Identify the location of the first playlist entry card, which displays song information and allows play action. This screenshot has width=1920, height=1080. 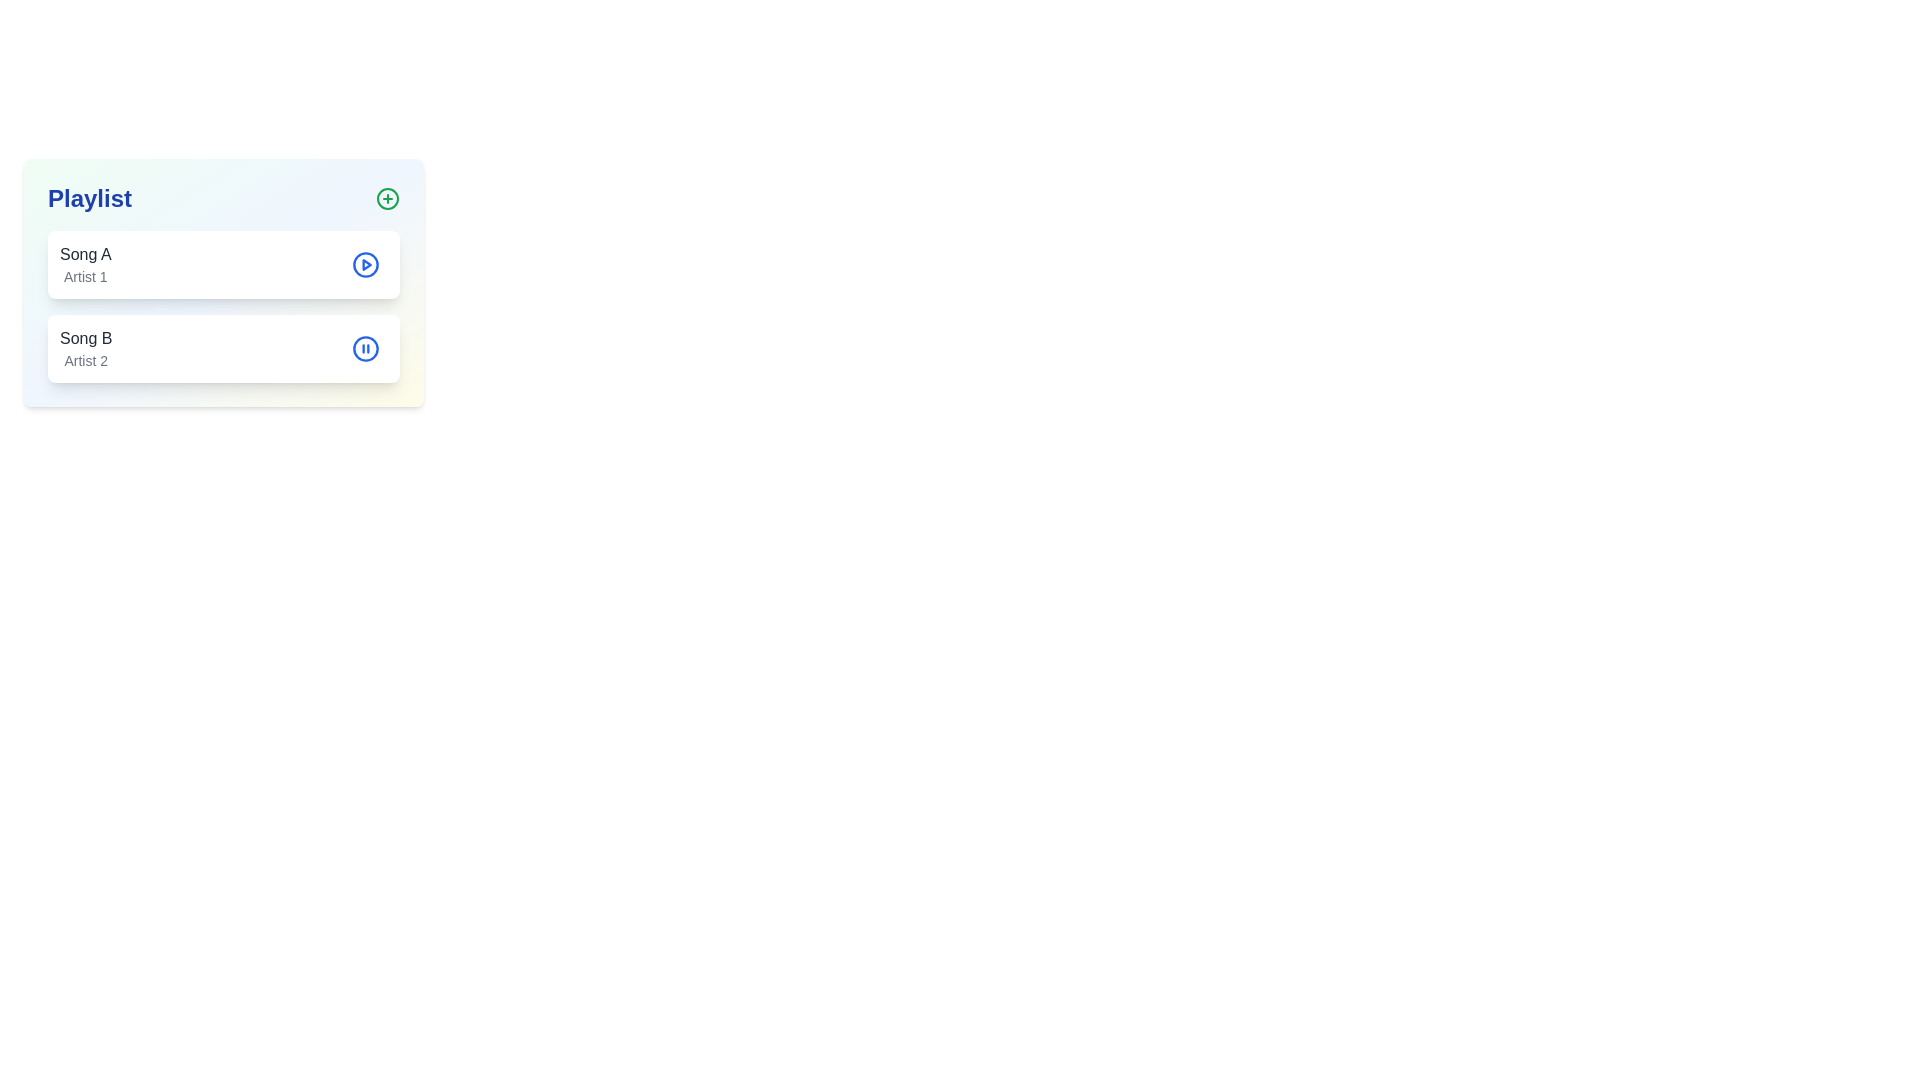
(224, 282).